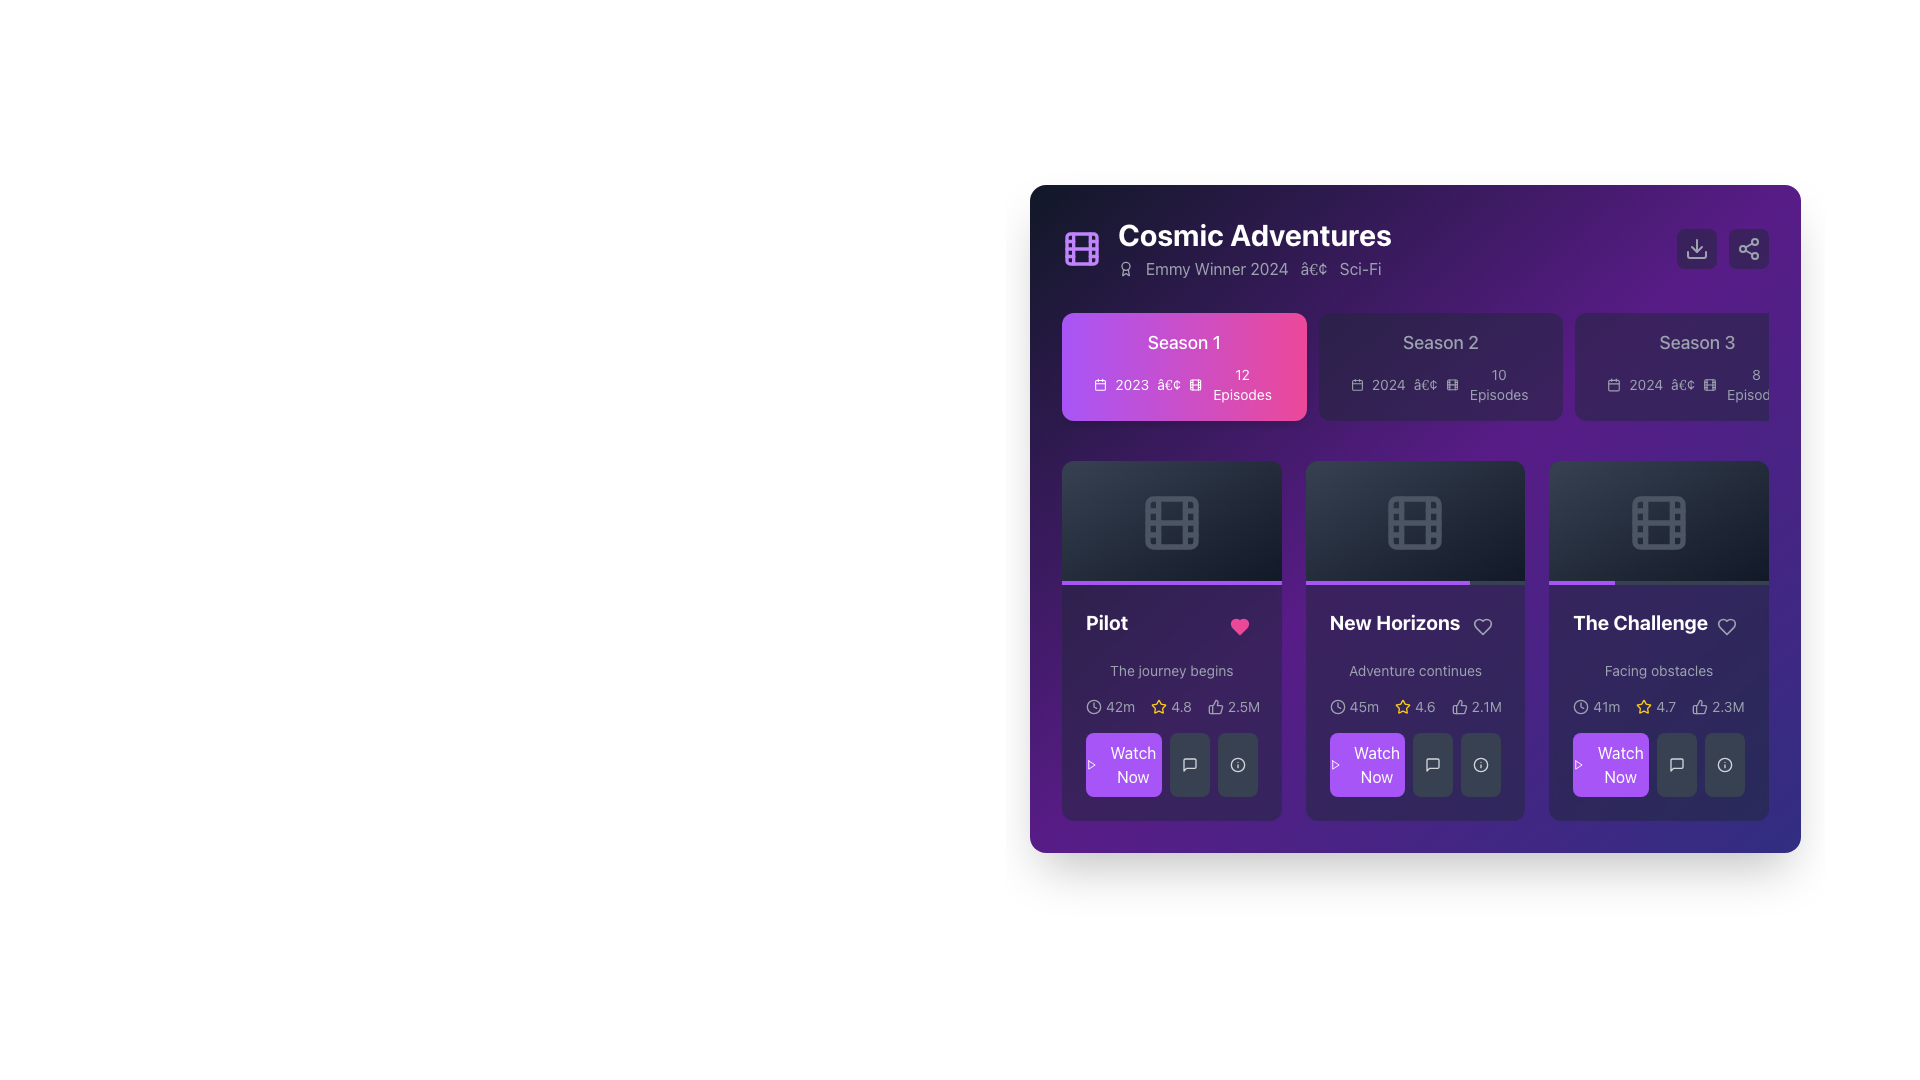  Describe the element at coordinates (1432, 764) in the screenshot. I see `the interactive button located in the second column below the 'New Horizons' episode card` at that location.